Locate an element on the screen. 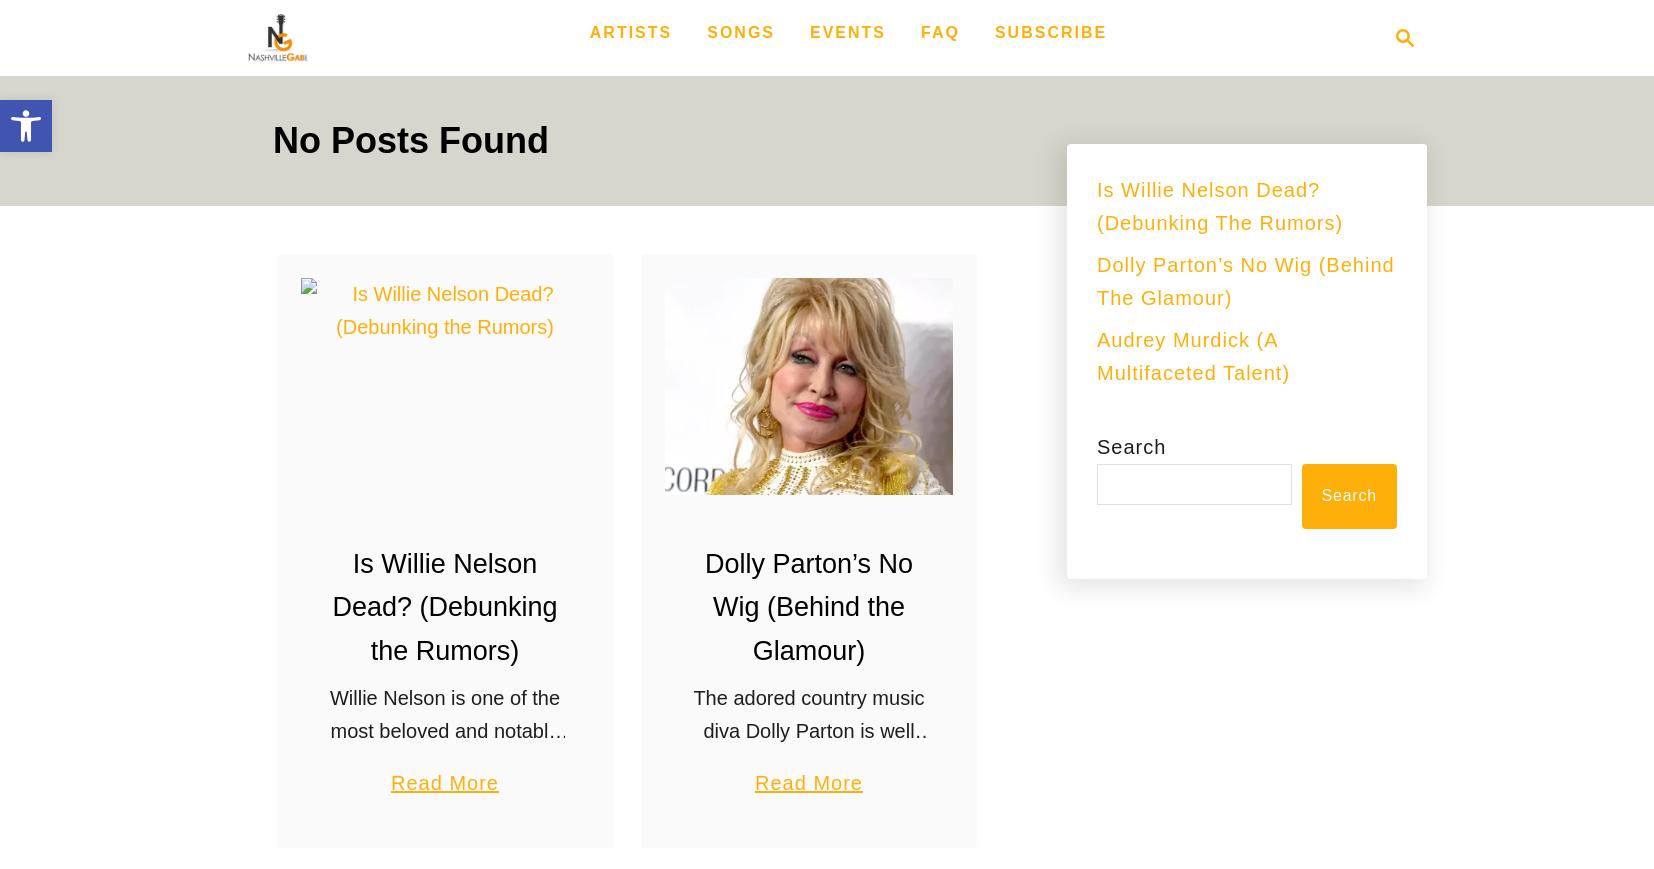  'Audrey Murdick (A Multifaceted Talent)' is located at coordinates (1192, 355).